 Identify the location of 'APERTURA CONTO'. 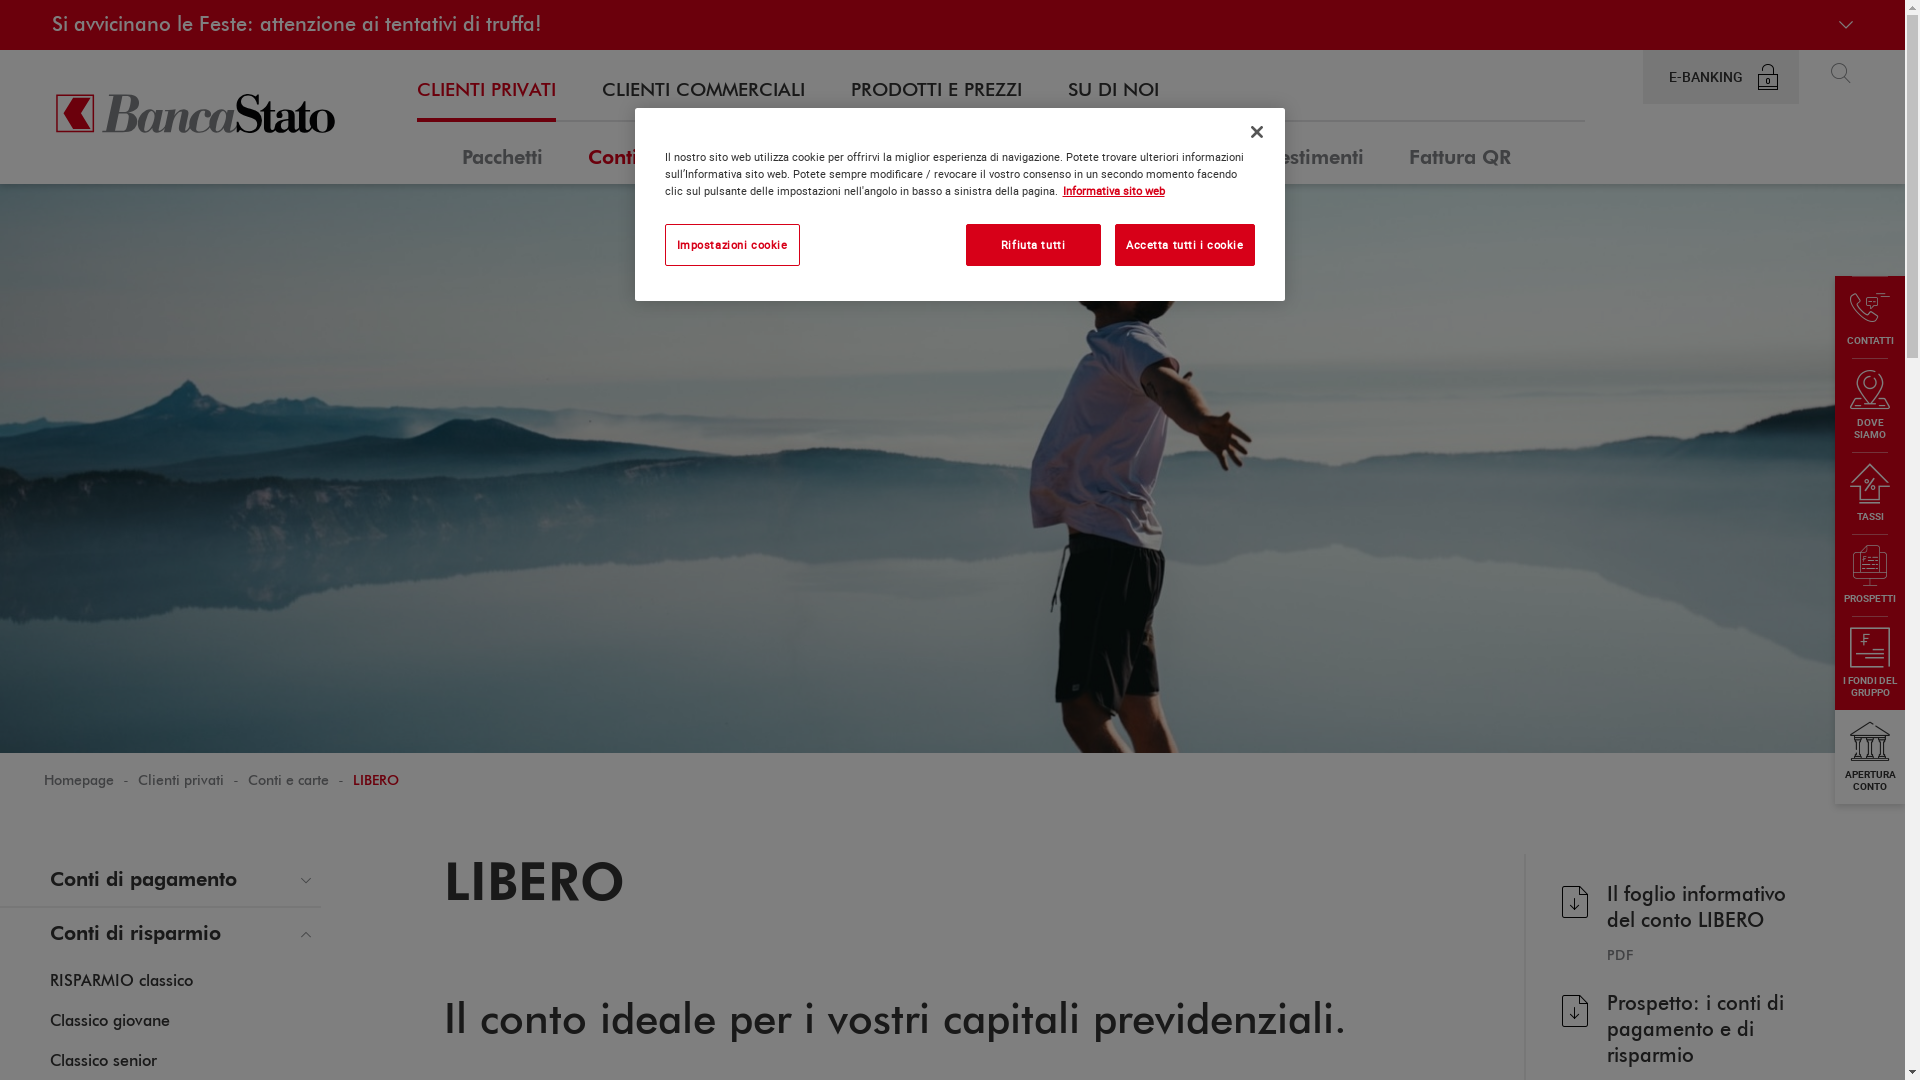
(1834, 756).